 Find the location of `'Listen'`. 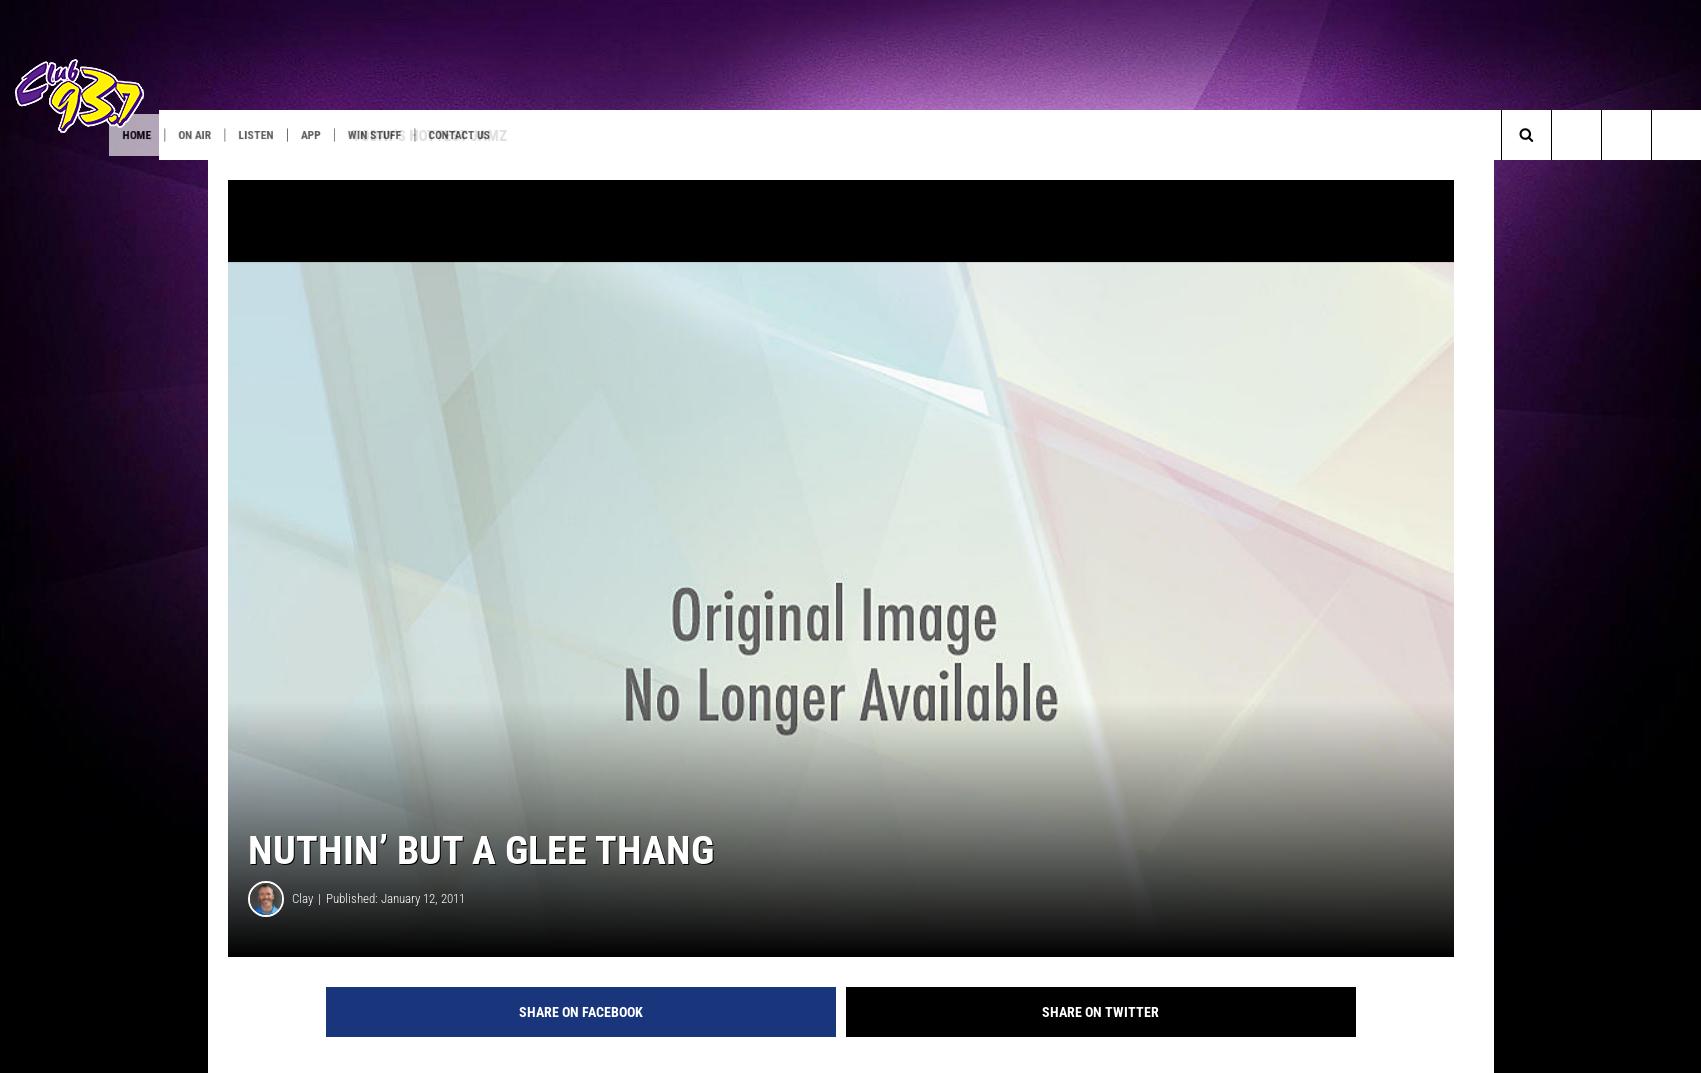

'Listen' is located at coordinates (337, 133).